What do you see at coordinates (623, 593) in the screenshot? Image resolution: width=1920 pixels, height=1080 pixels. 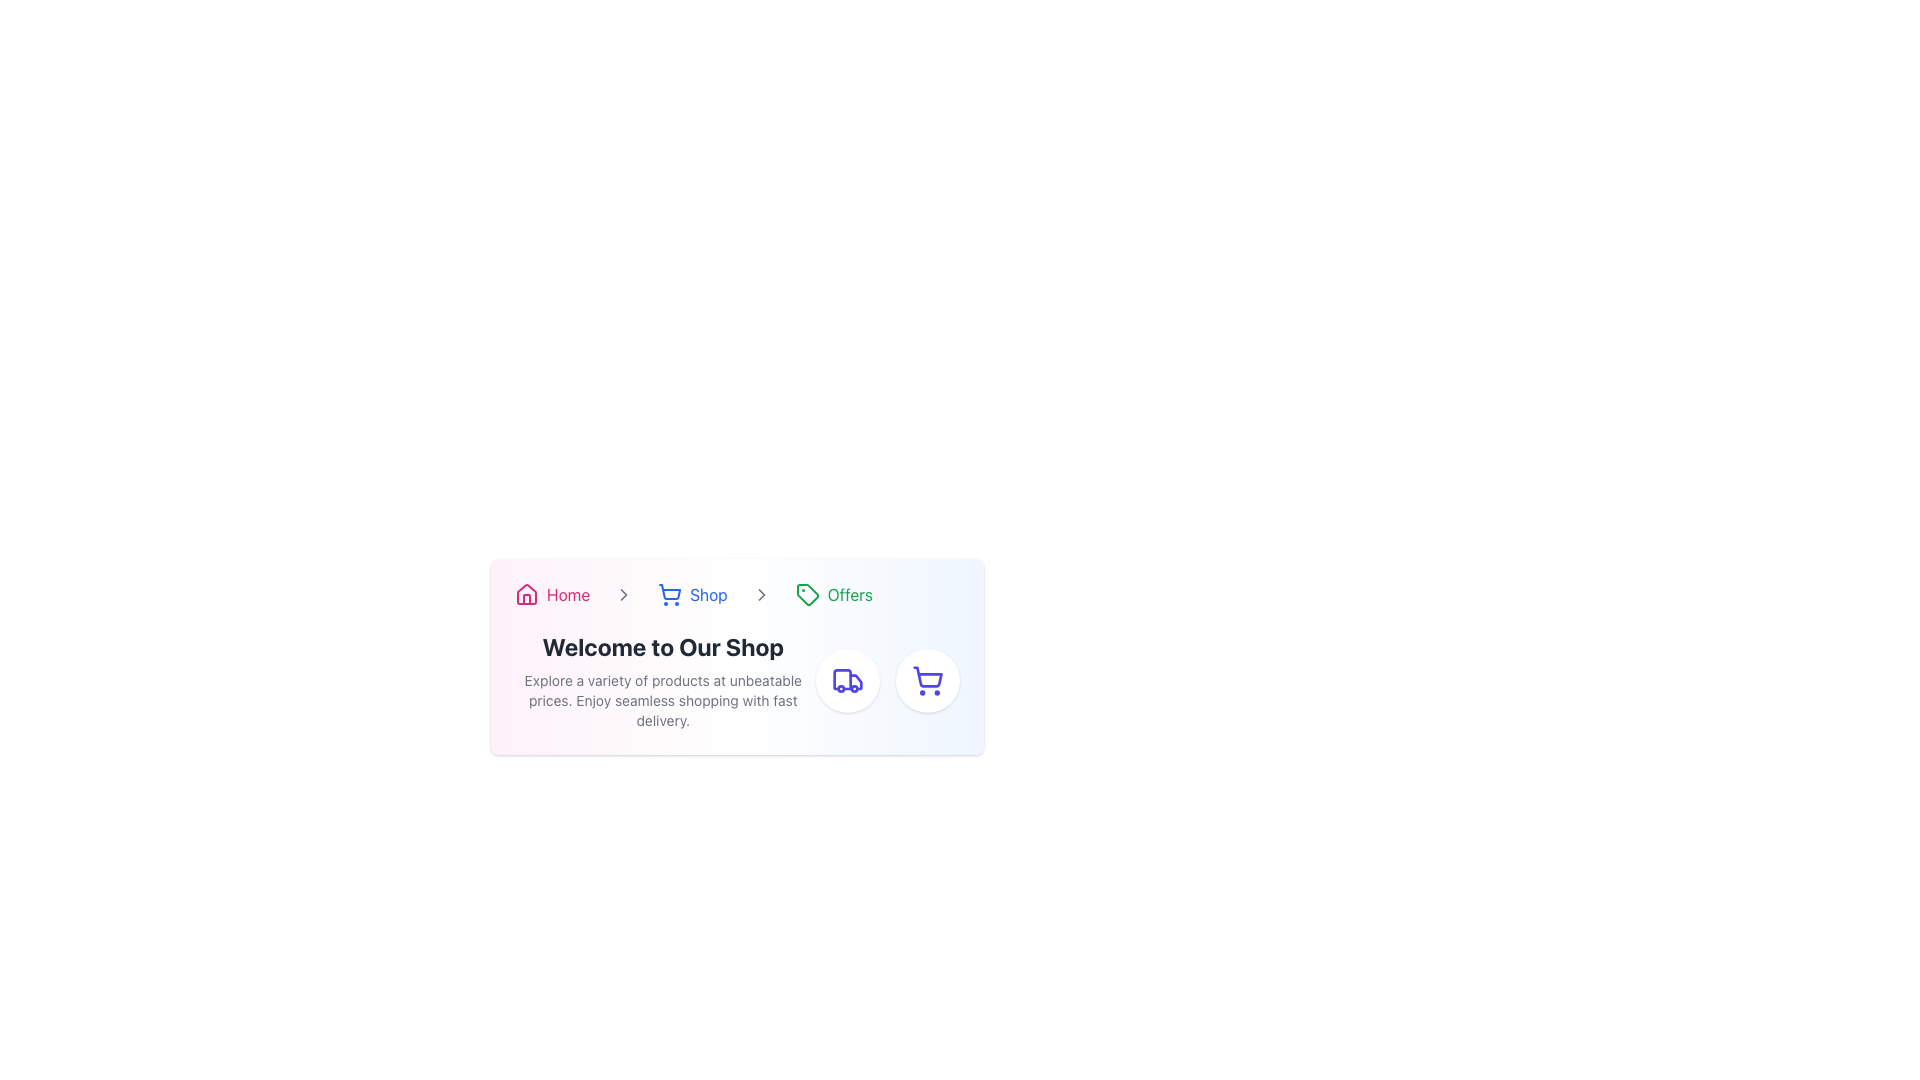 I see `the breadcrumb navigation separator icon located between the 'Shop' and 'Offers' labels` at bounding box center [623, 593].